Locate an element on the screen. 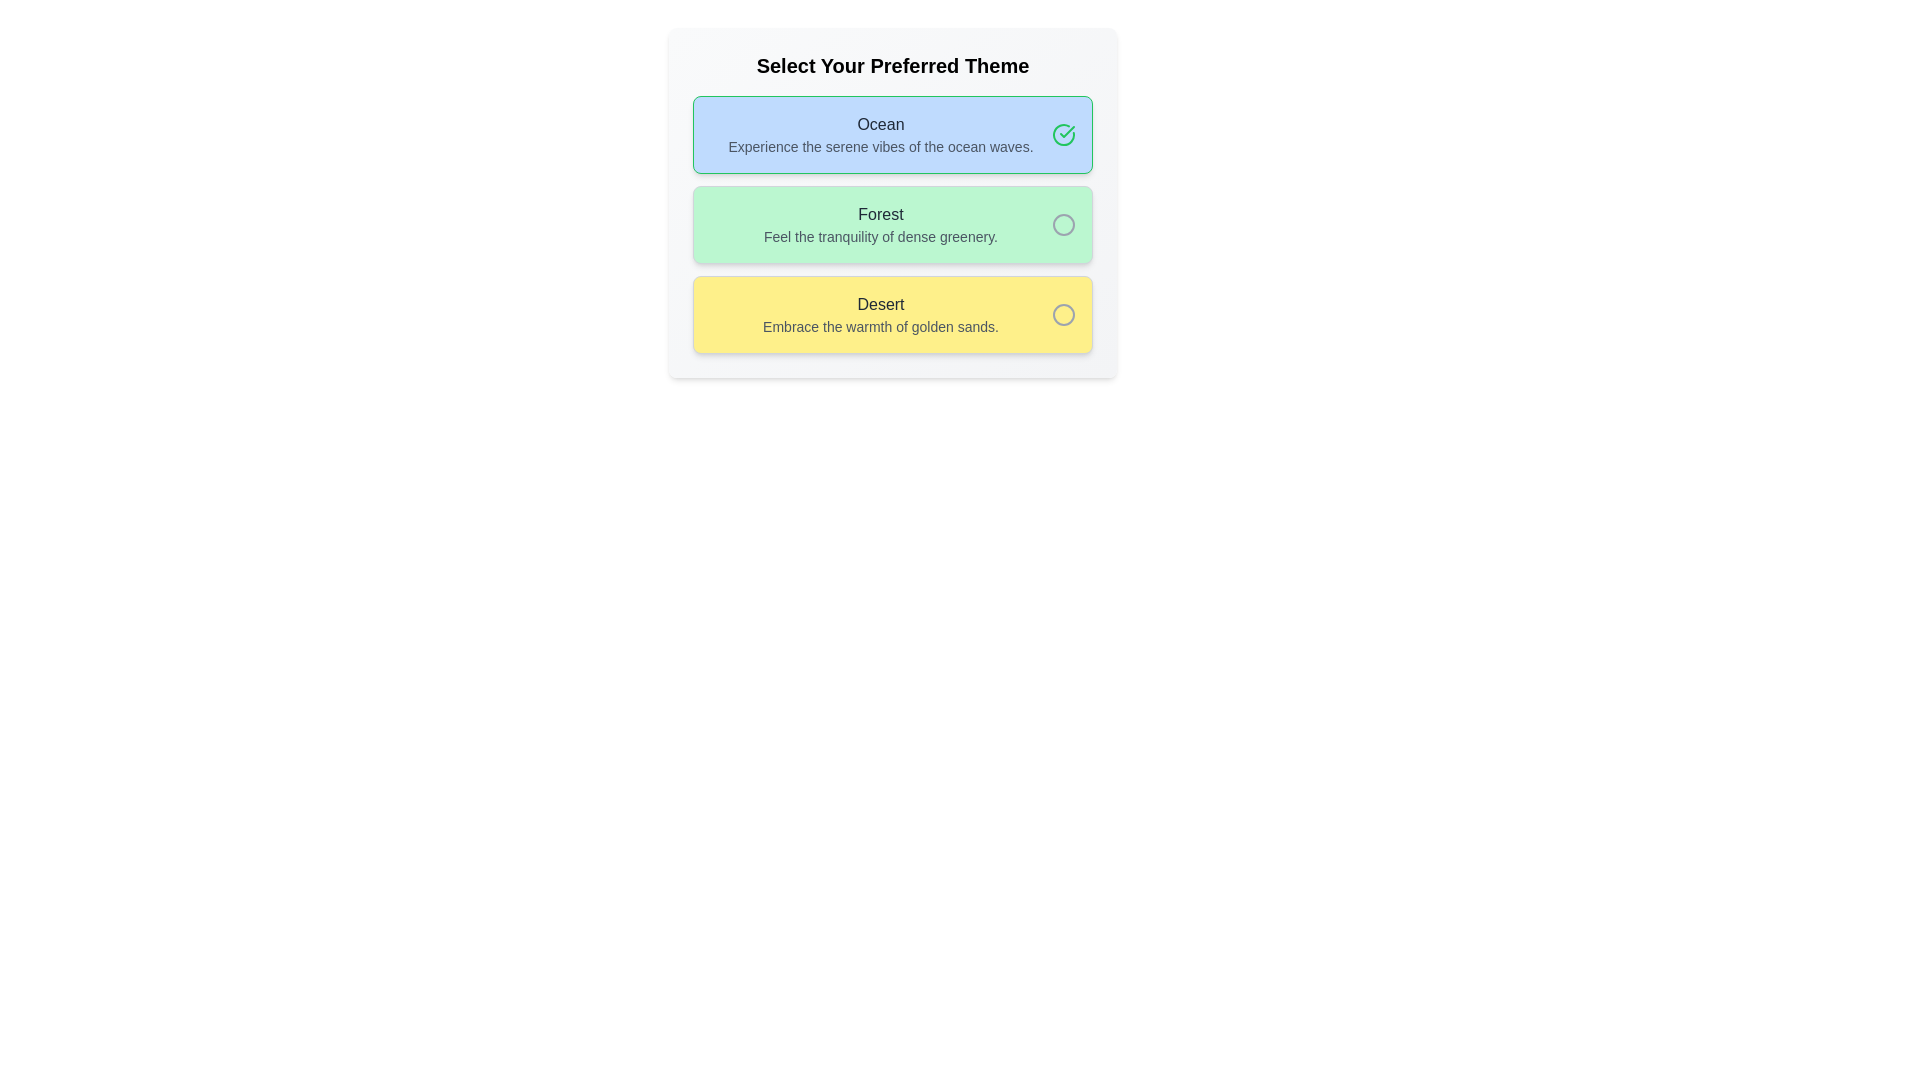 The width and height of the screenshot is (1920, 1080). the circular radio button element with a gray outline located to the right of the 'Desert' option in the selectable themes list is located at coordinates (1063, 315).